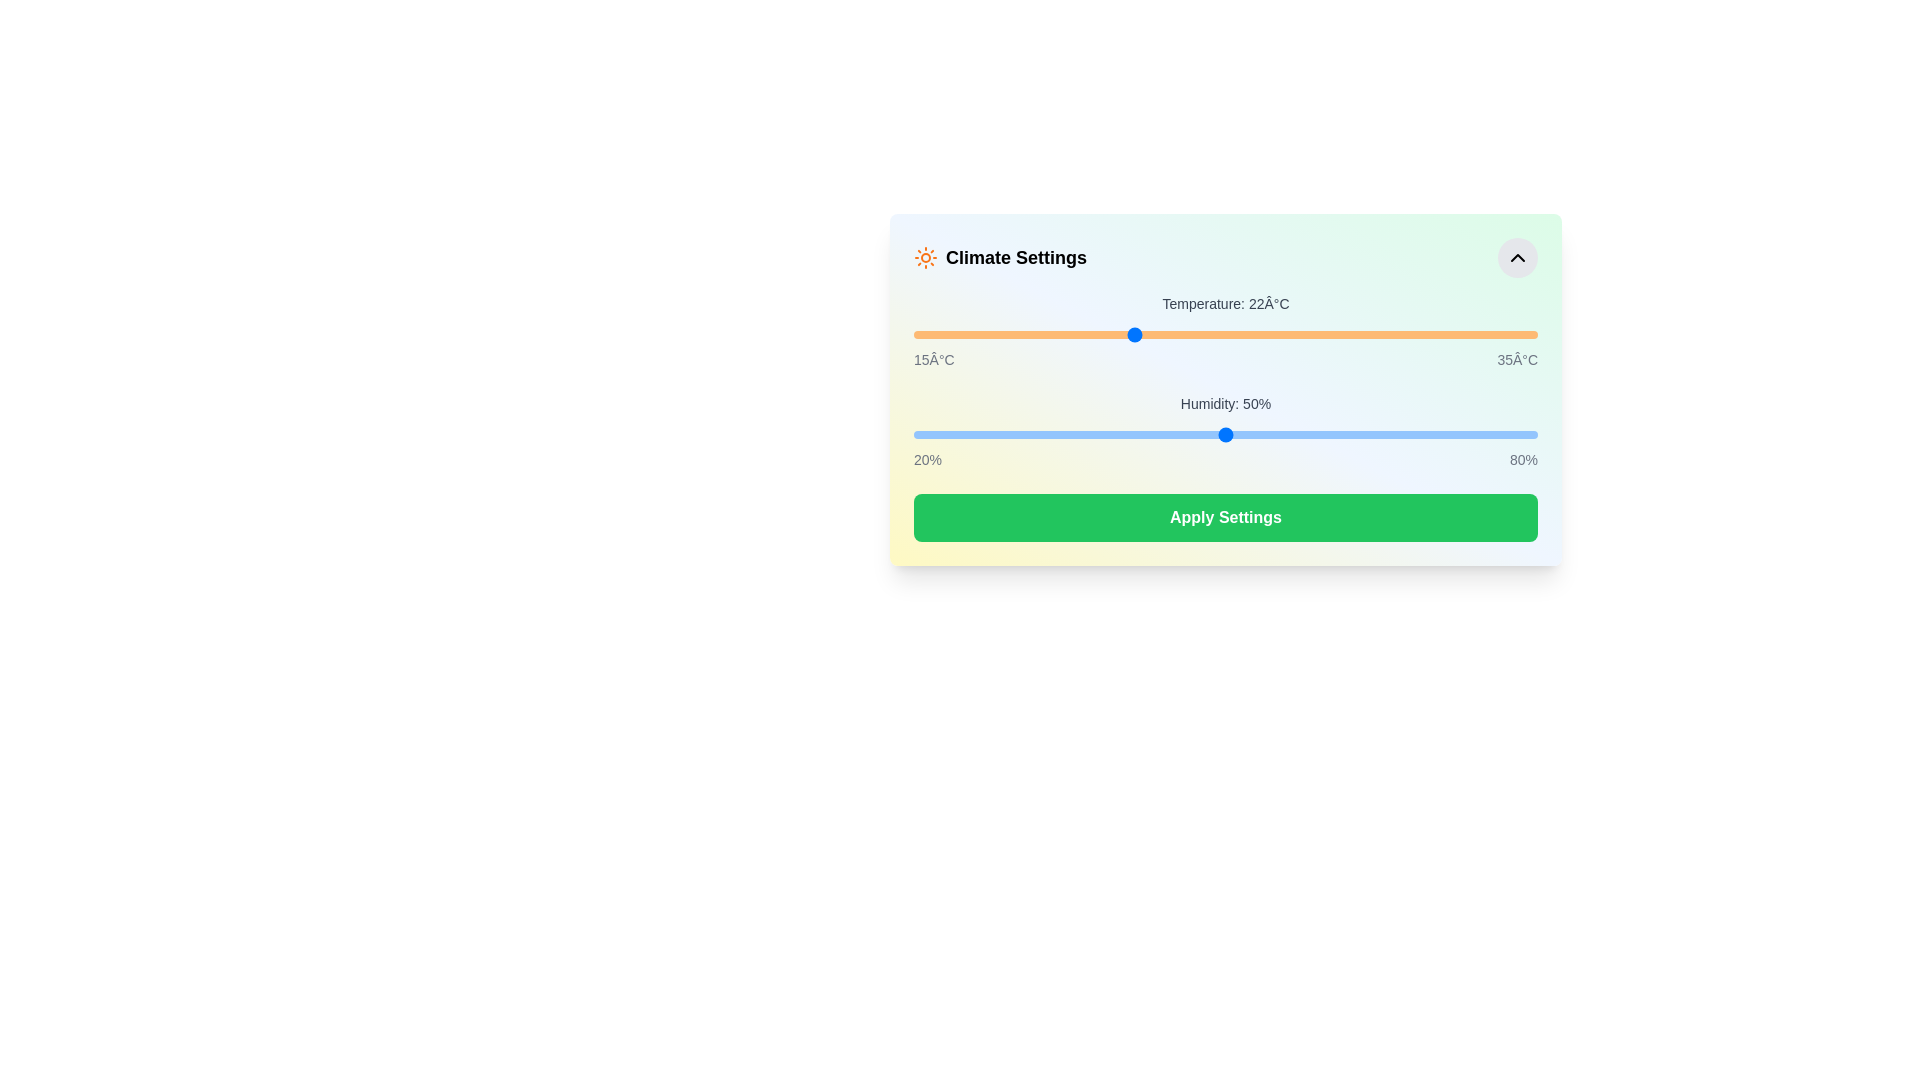 Image resolution: width=1920 pixels, height=1080 pixels. Describe the element at coordinates (1224, 358) in the screenshot. I see `the text label displaying temperature values '15°C' on the left and '35°C' on the right, which is located beneath the orange slider bar labeled 'Temperature: 22°C'` at that location.